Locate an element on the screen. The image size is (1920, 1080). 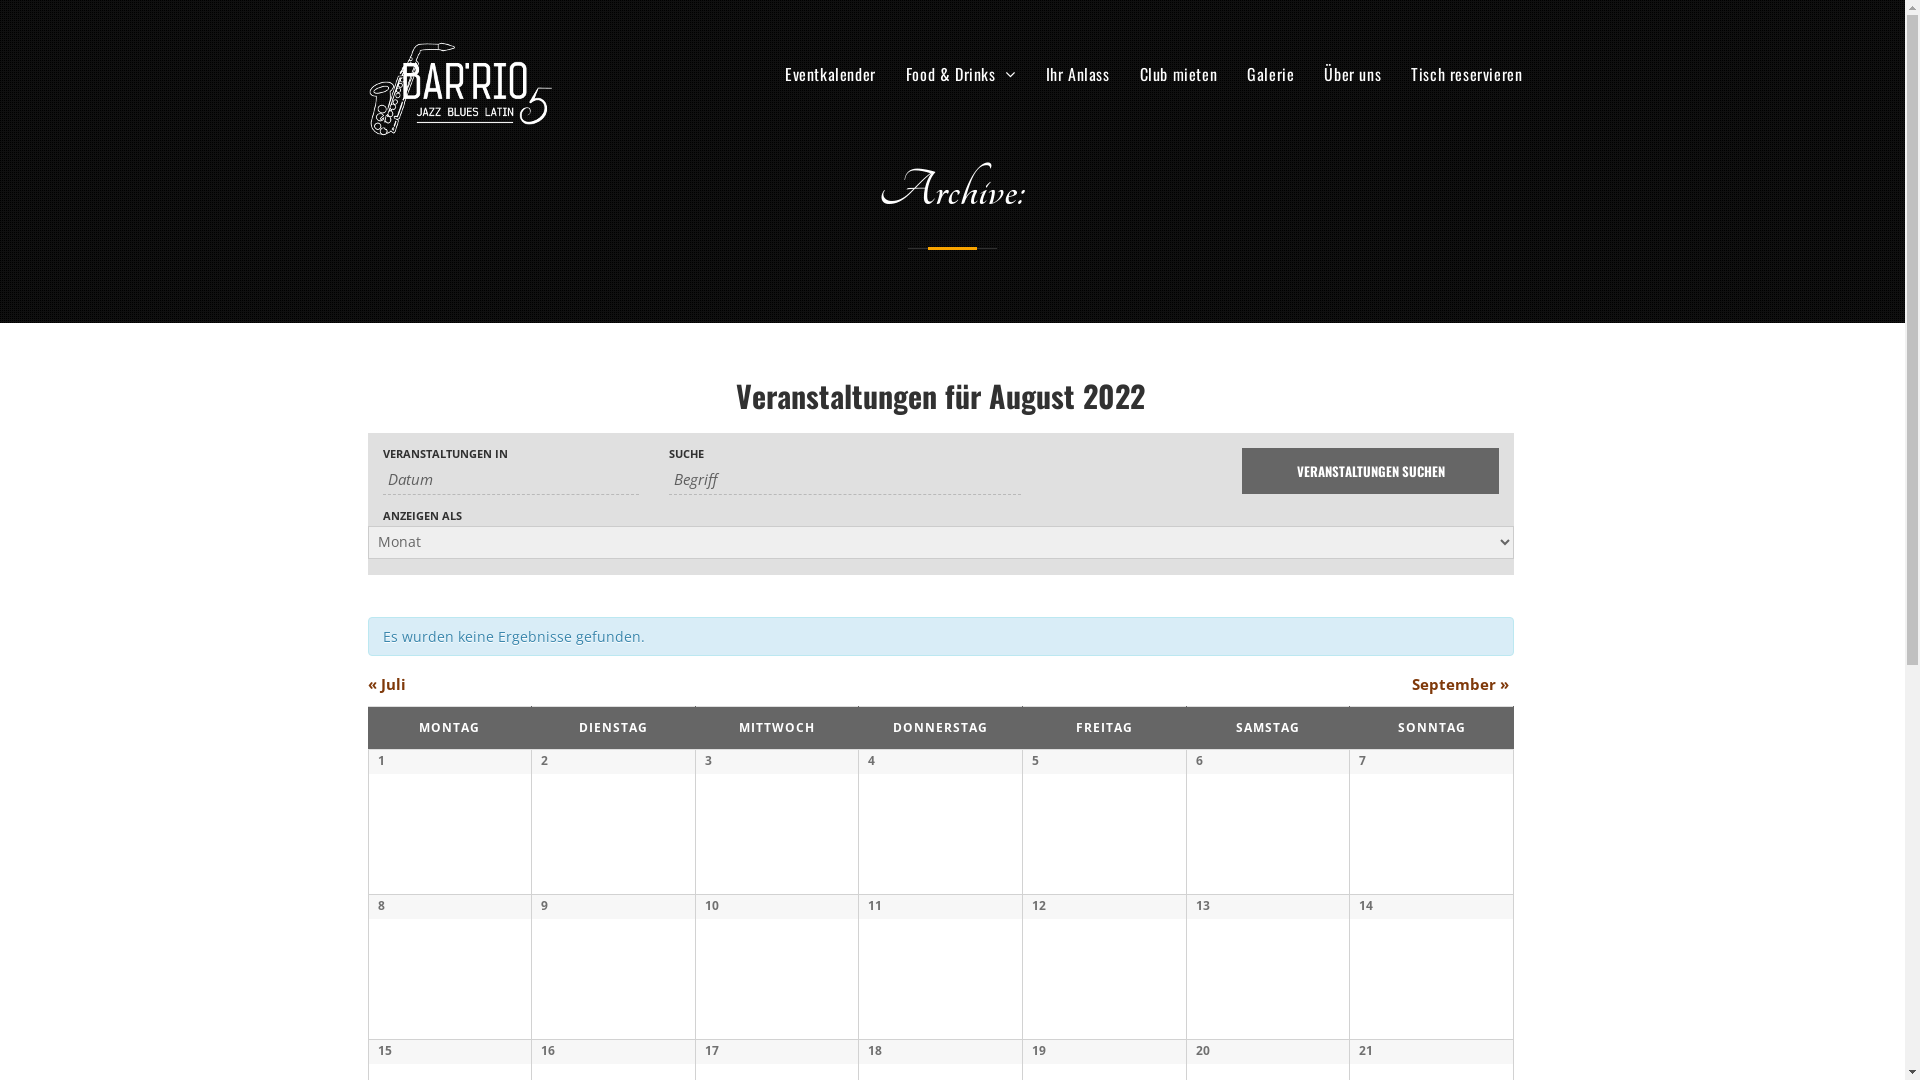
'Ihr Anlass' is located at coordinates (1036, 72).